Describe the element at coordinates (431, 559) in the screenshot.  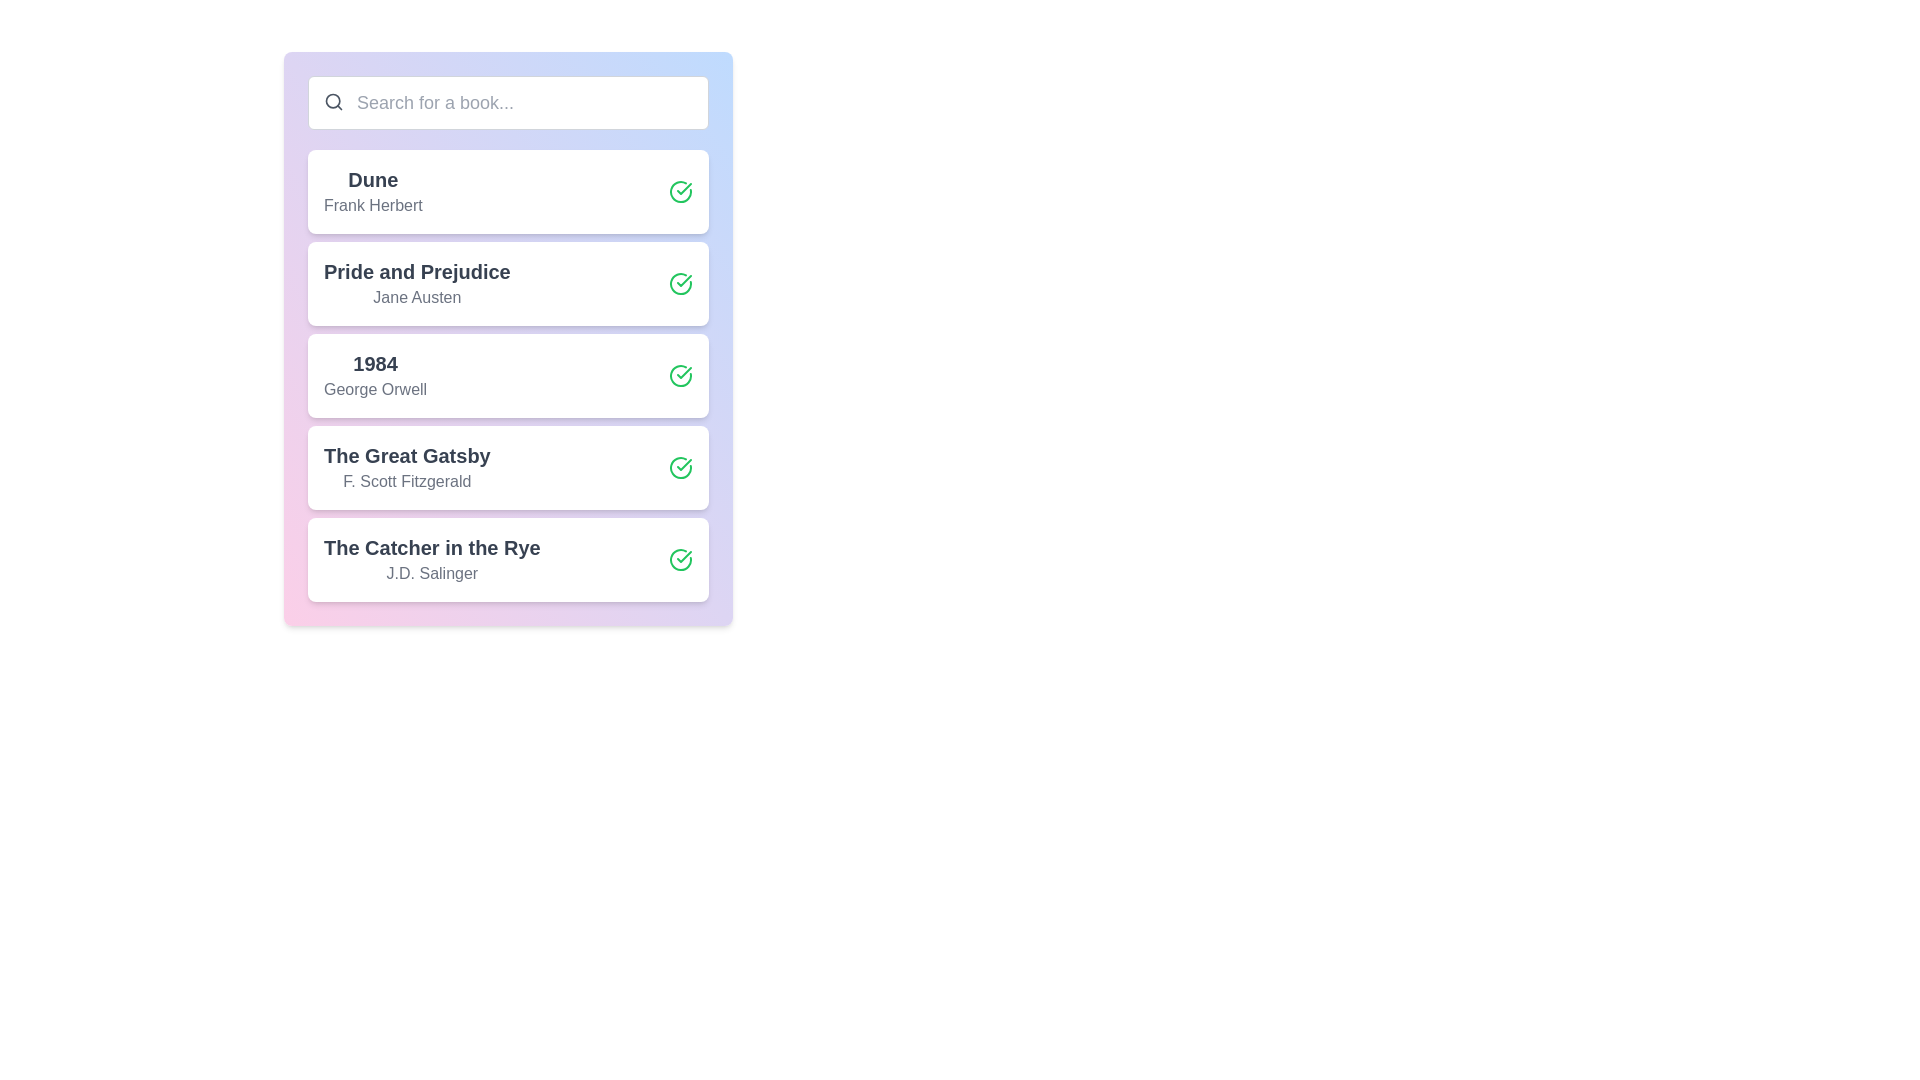
I see `the text display element that shows the book title 'The Catcher in the Rye' by J.D. Salinger, which is the last item in a vertical list of book titles and authors` at that location.